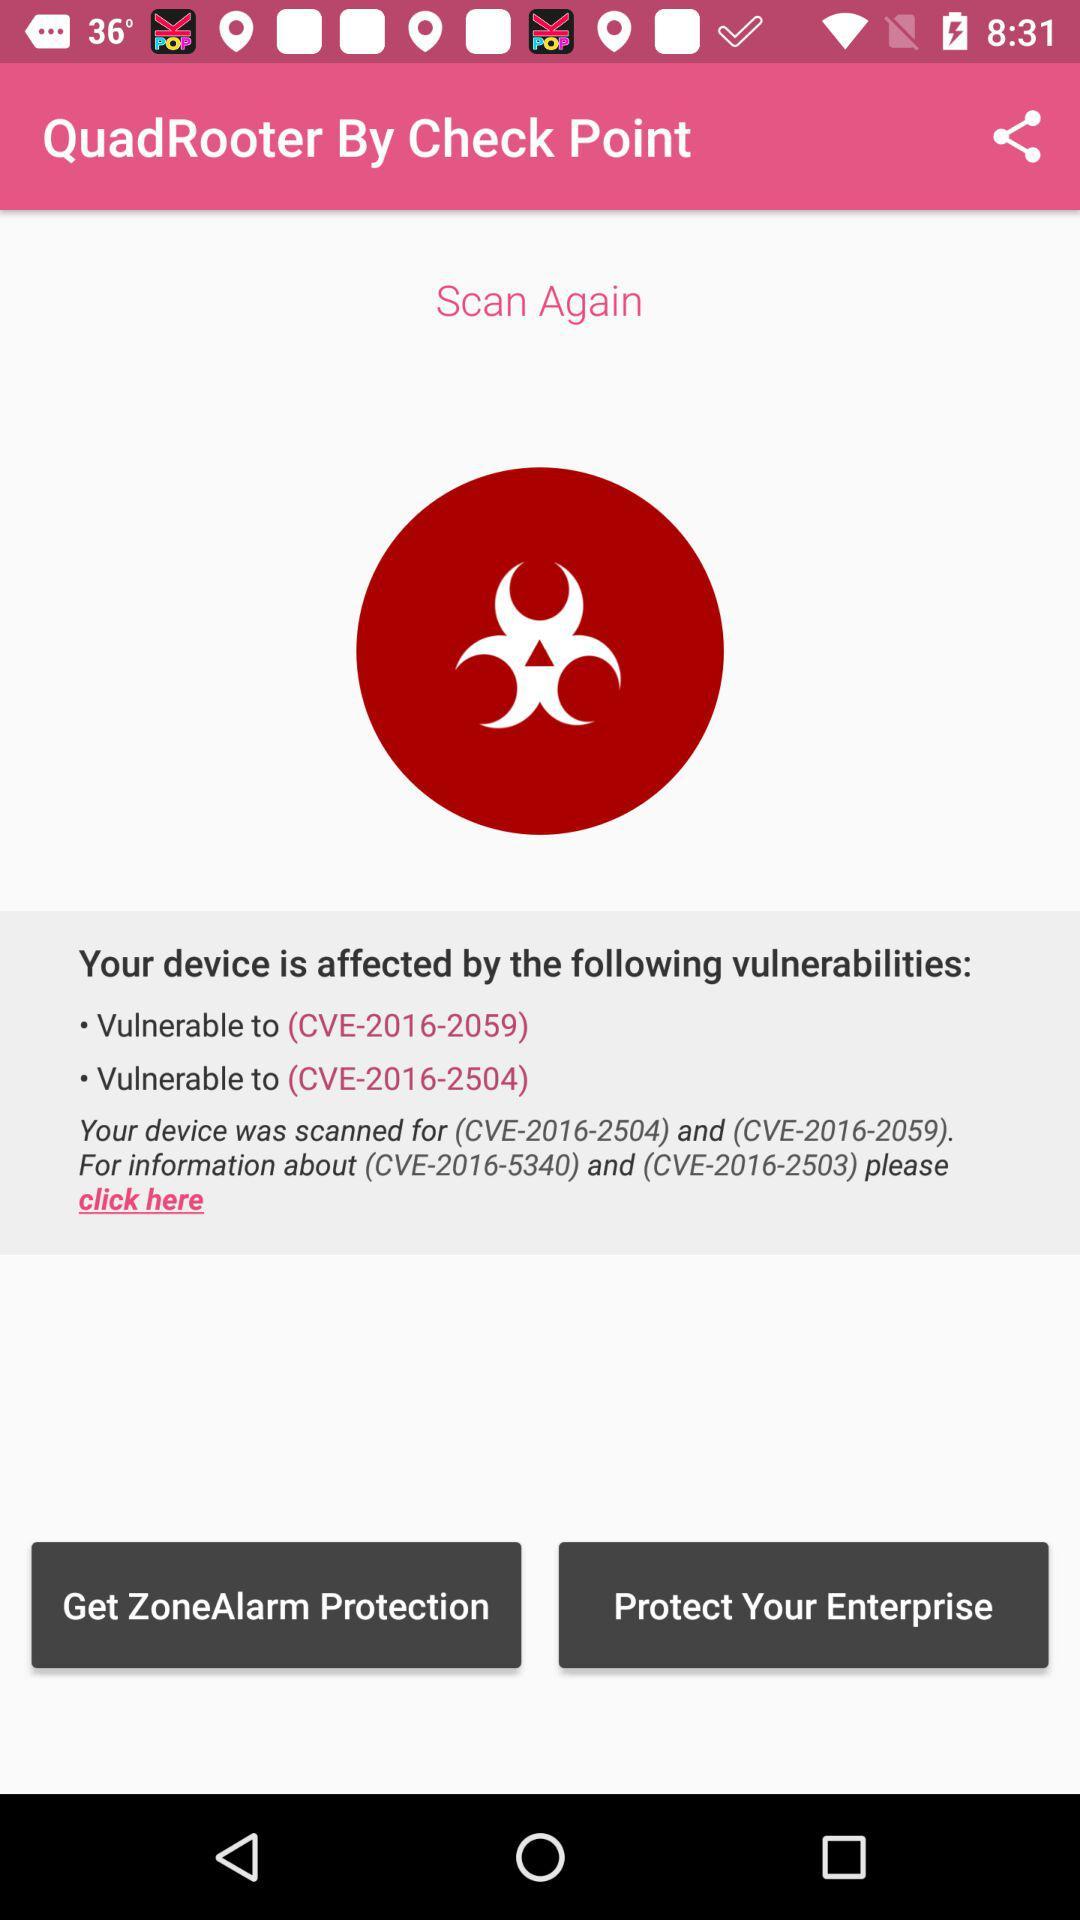  What do you see at coordinates (802, 1604) in the screenshot?
I see `the item to the right of the get zonealarm protection` at bounding box center [802, 1604].